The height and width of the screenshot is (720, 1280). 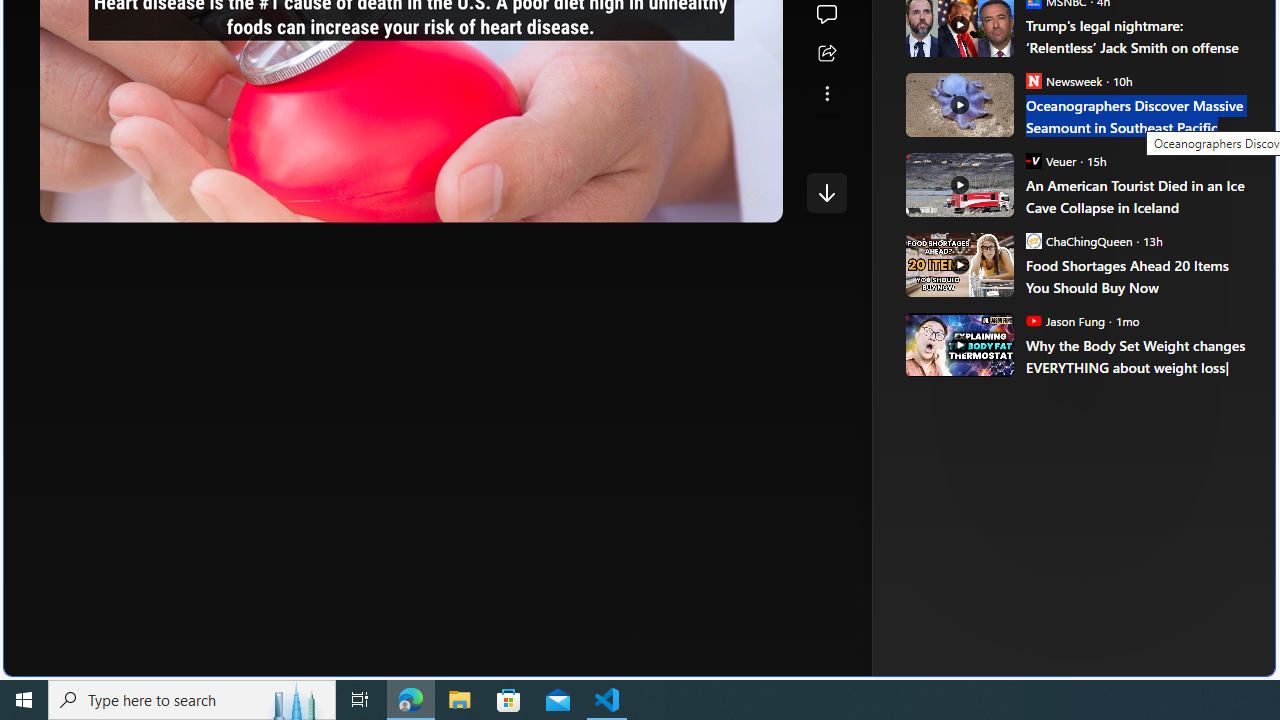 I want to click on 'Food Shortages Ahead 20 Items You Should Buy Now', so click(x=1136, y=276).